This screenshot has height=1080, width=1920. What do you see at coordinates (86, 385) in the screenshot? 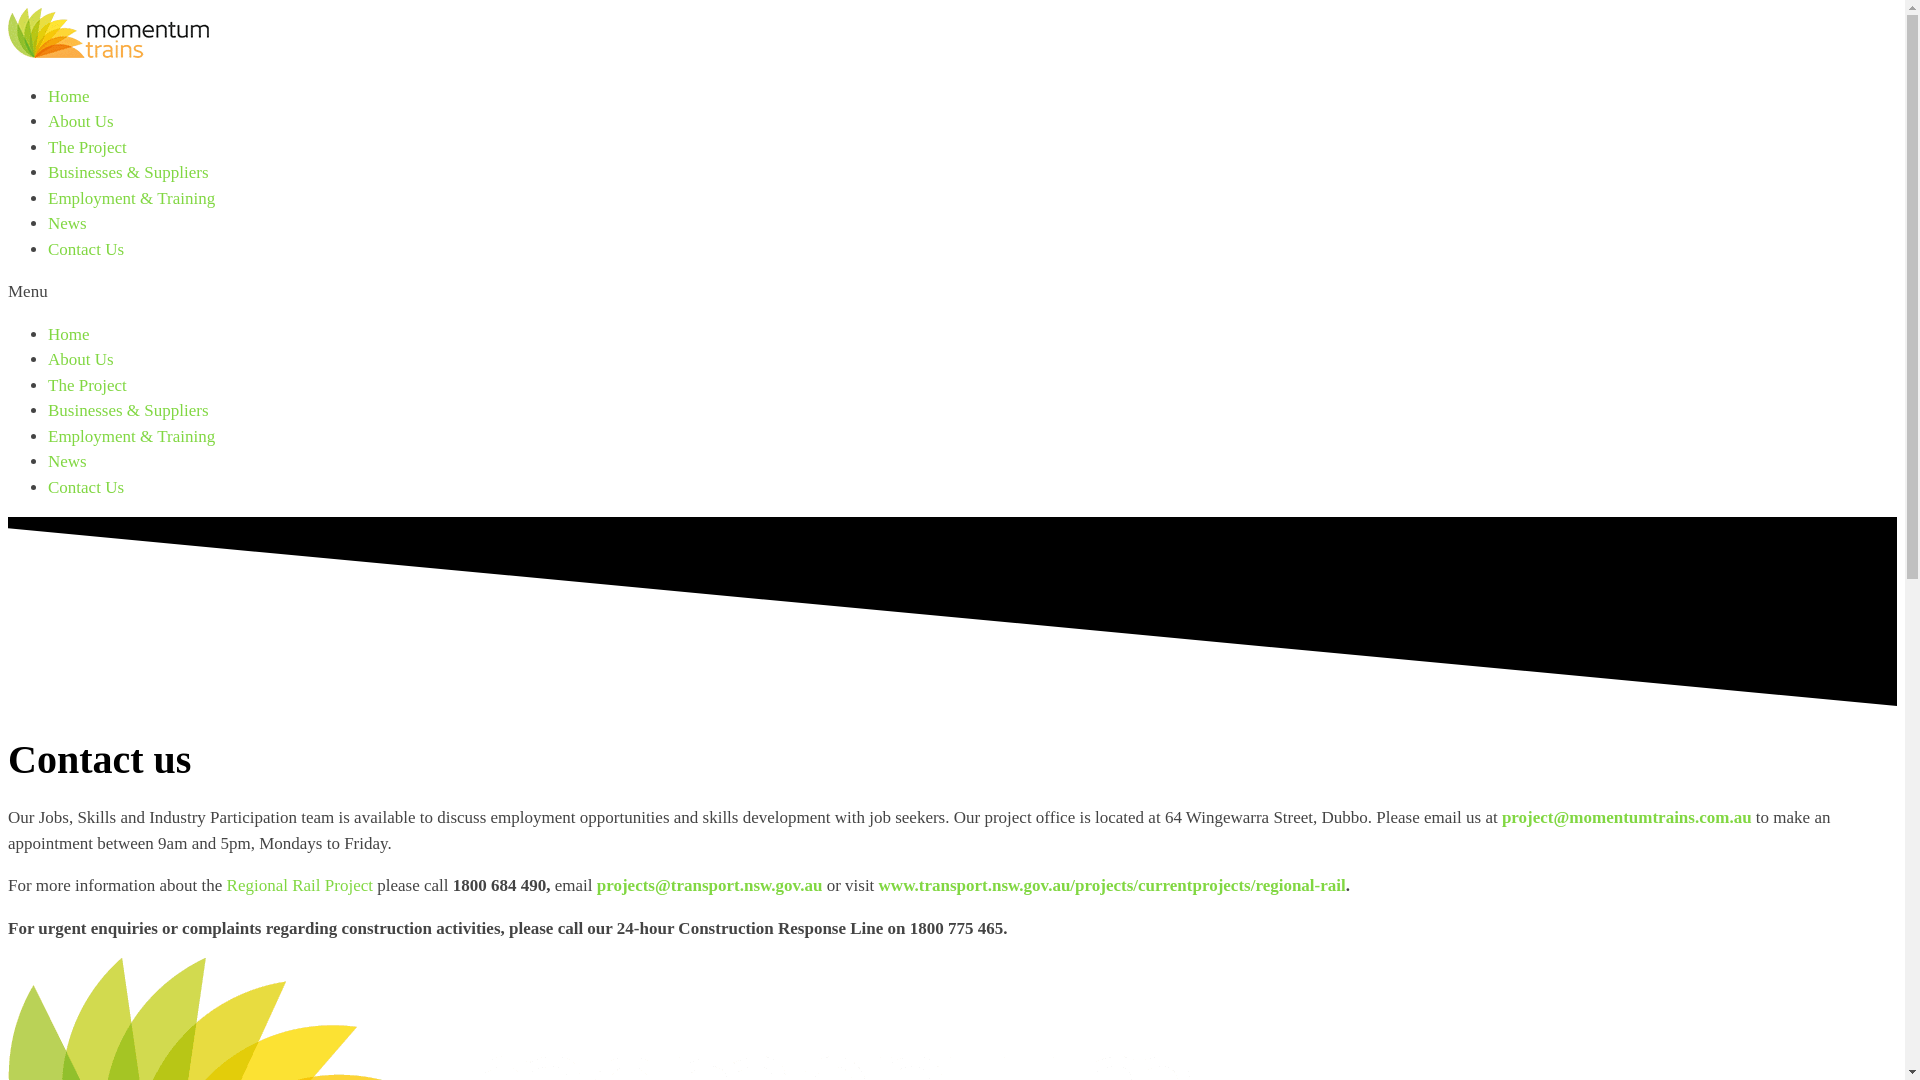
I see `'The Project'` at bounding box center [86, 385].